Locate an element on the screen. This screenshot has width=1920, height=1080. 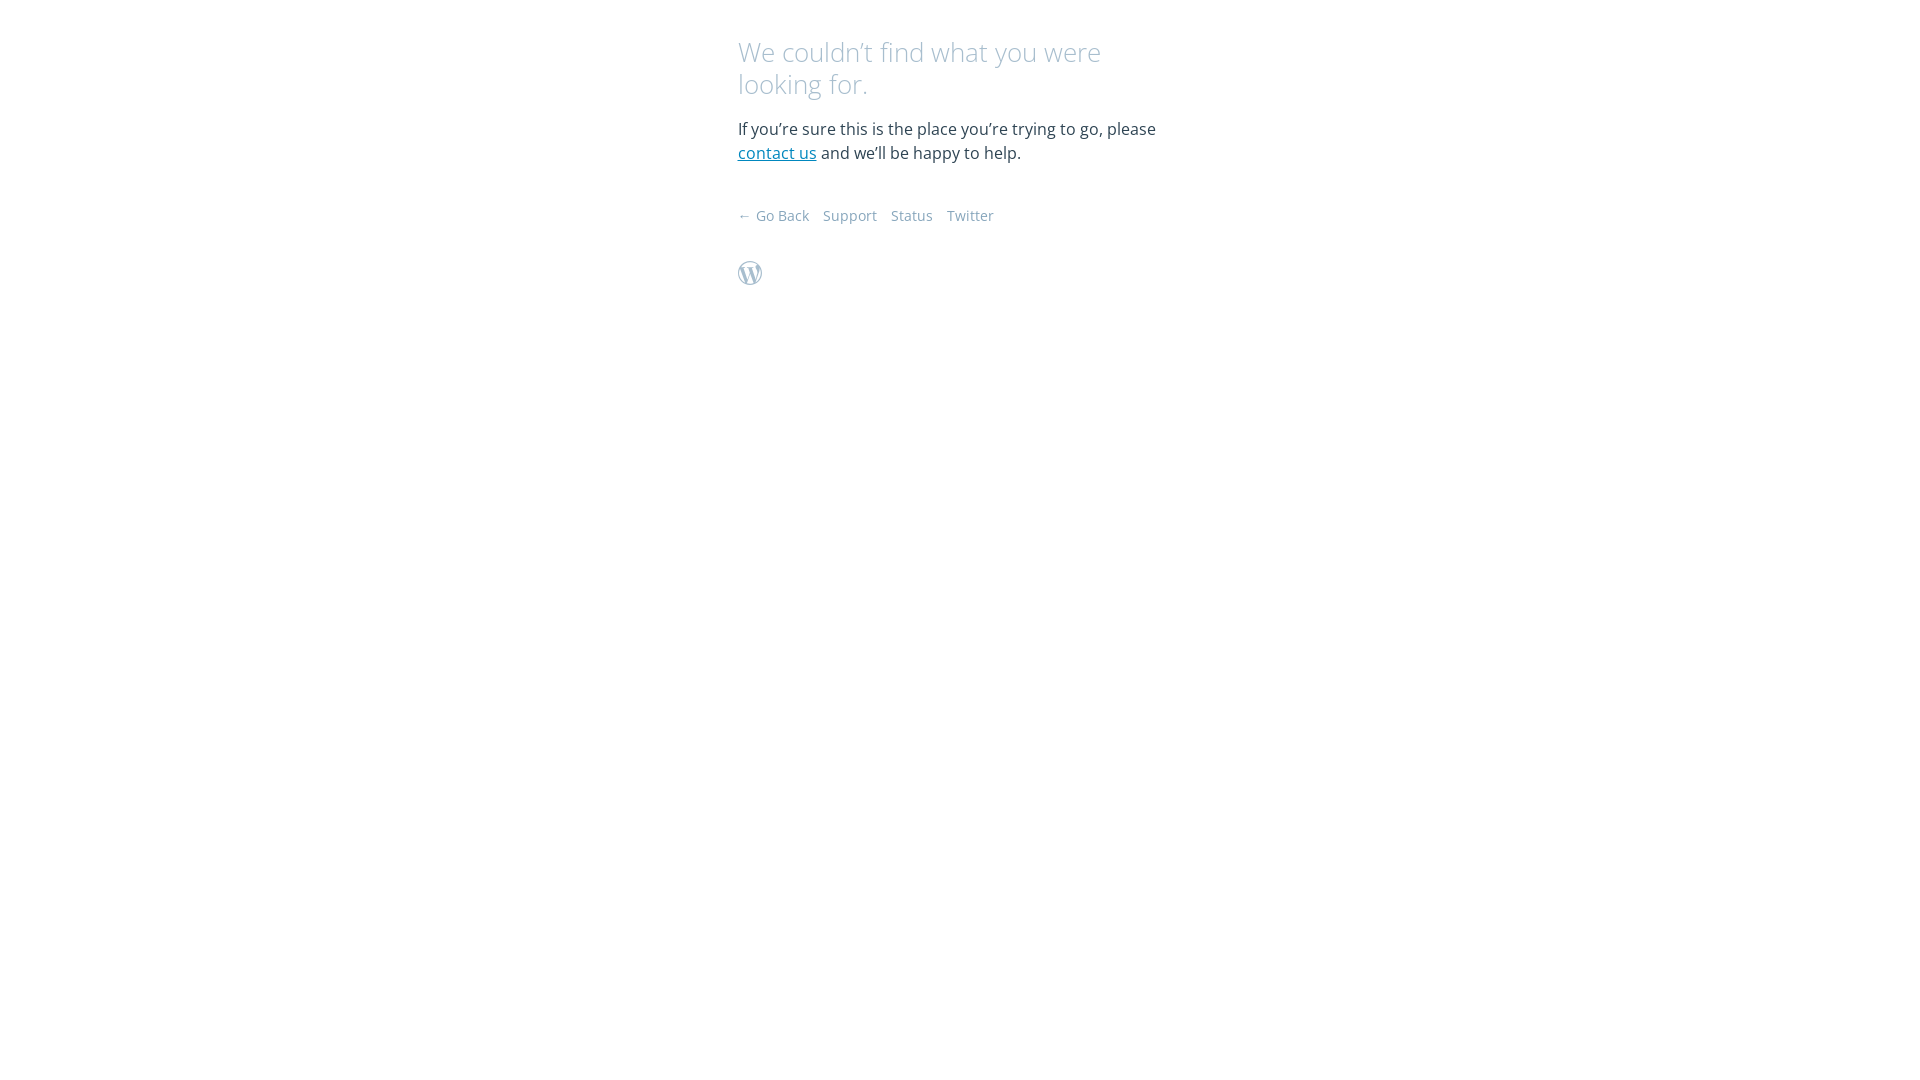
'Support' is located at coordinates (849, 215).